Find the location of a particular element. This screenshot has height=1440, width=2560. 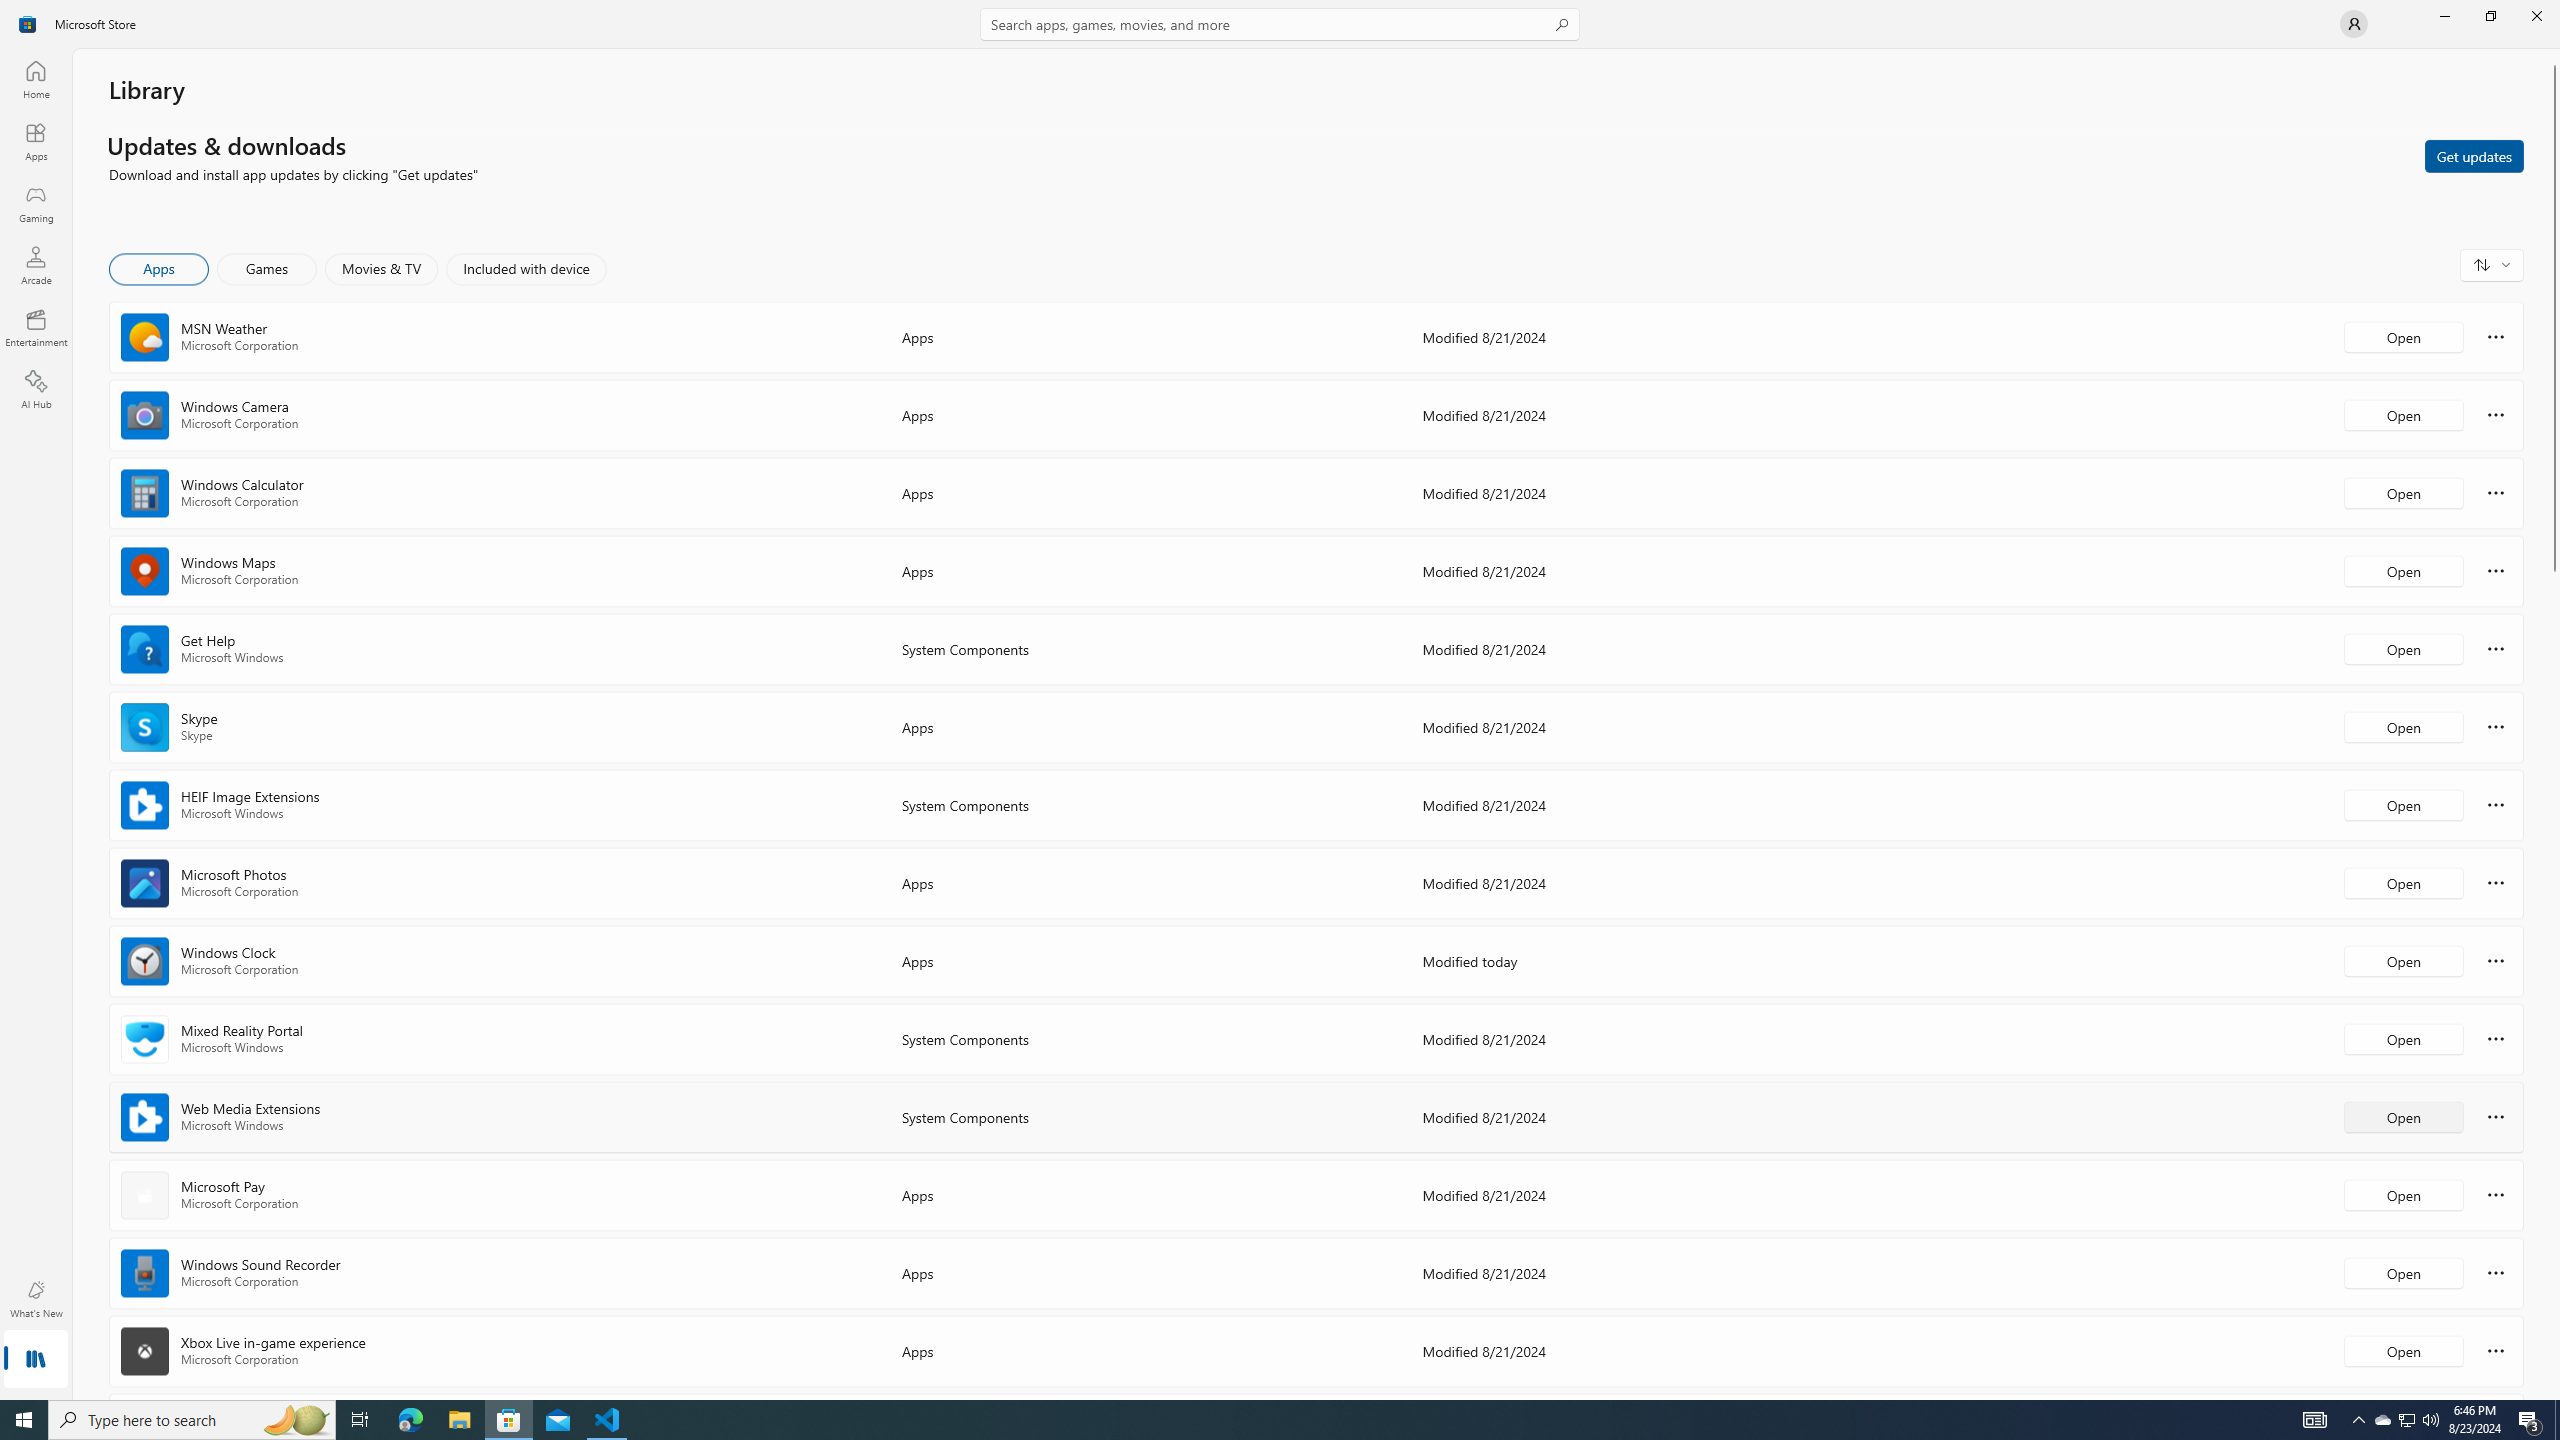

'Movies & TV' is located at coordinates (380, 268).